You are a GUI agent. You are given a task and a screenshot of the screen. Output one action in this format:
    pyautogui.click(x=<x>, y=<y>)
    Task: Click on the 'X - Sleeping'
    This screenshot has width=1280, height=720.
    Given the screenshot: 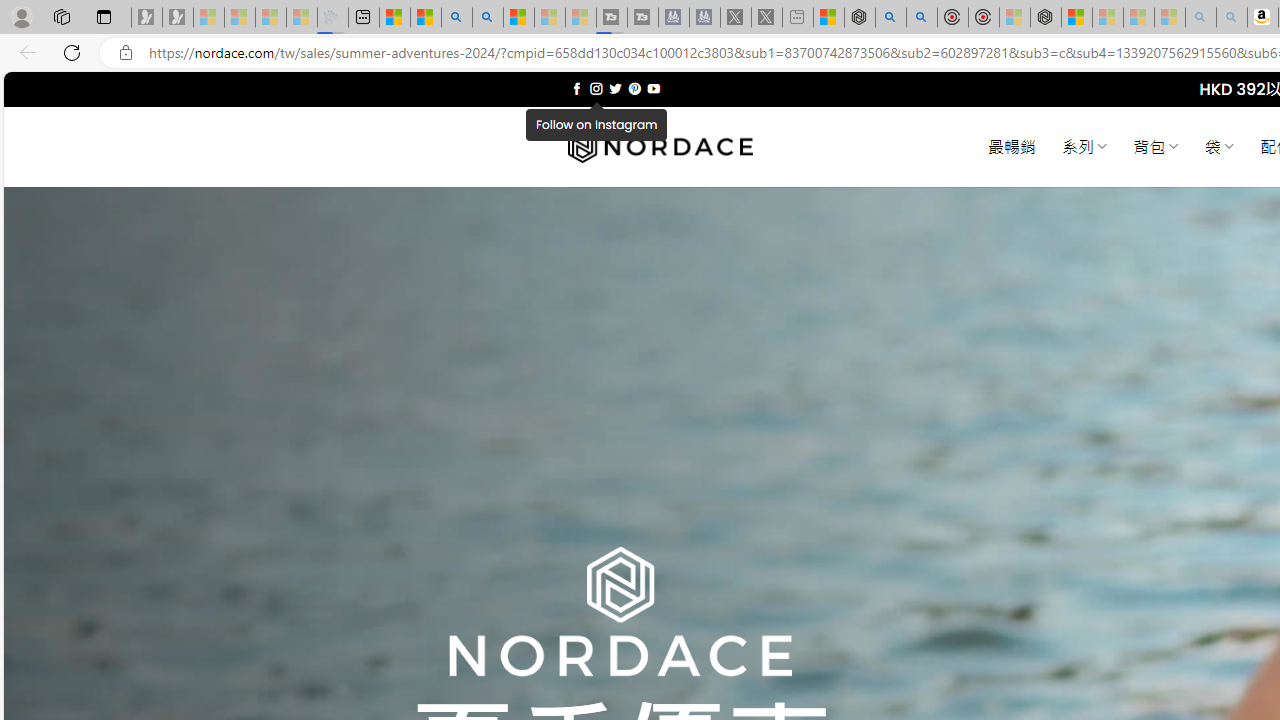 What is the action you would take?
    pyautogui.click(x=765, y=17)
    